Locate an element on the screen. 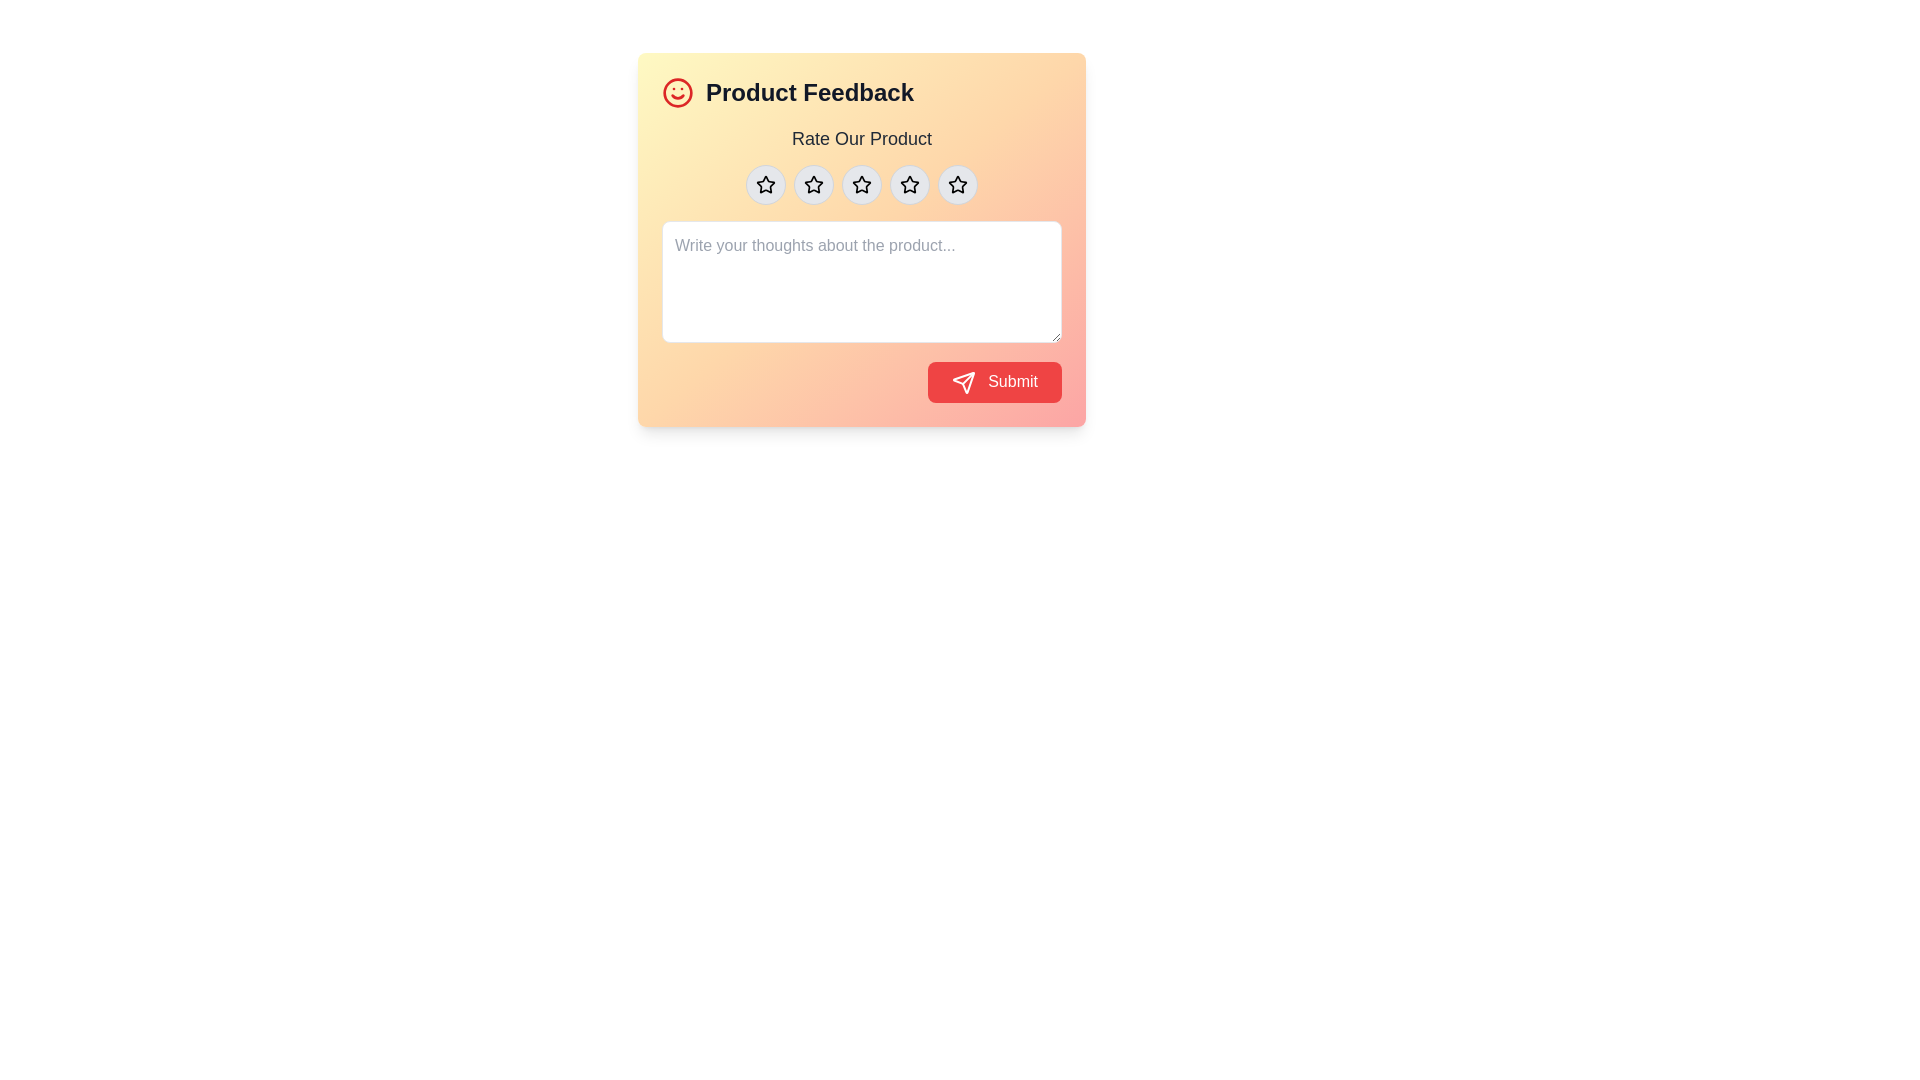  the third star icon in a five-star rating scale is located at coordinates (814, 185).